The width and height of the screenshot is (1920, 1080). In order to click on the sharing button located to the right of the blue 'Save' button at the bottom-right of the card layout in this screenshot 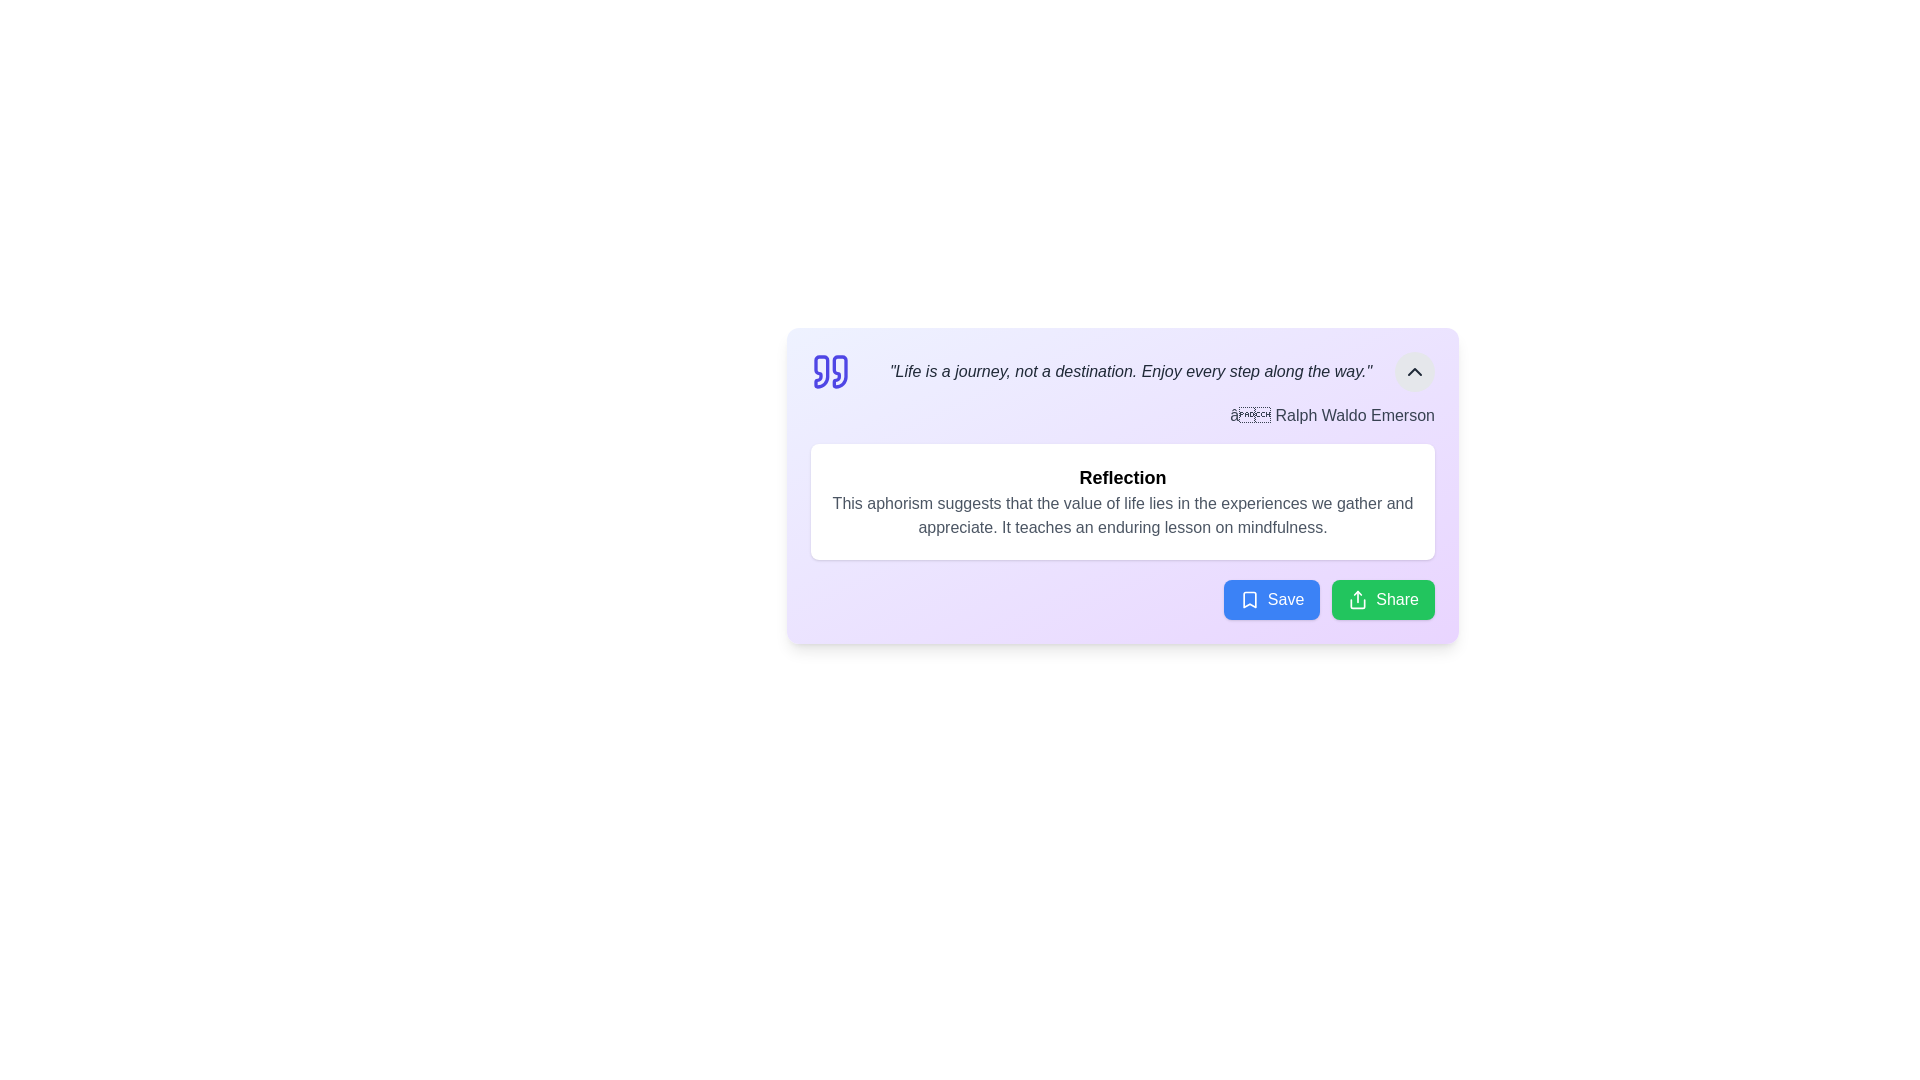, I will do `click(1382, 599)`.